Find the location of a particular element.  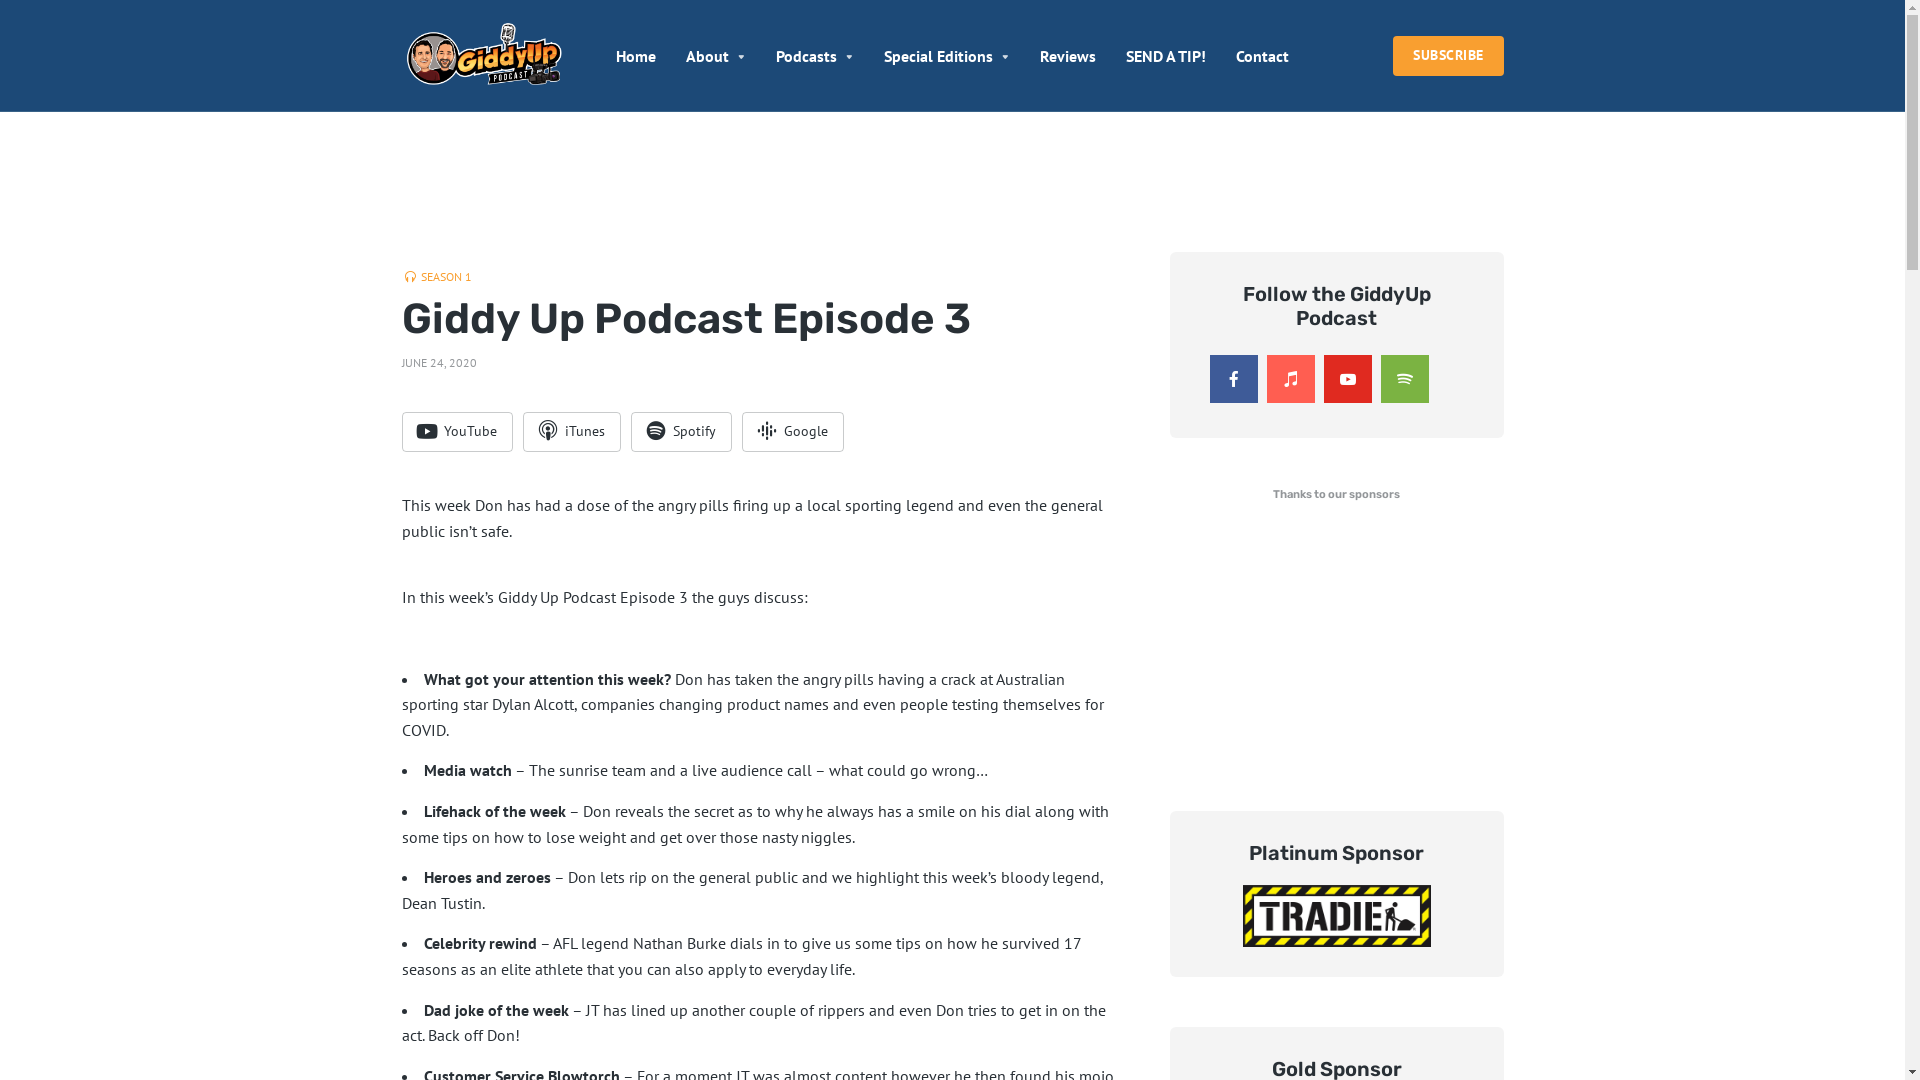

'SUBSCRIBE' is located at coordinates (1448, 55).